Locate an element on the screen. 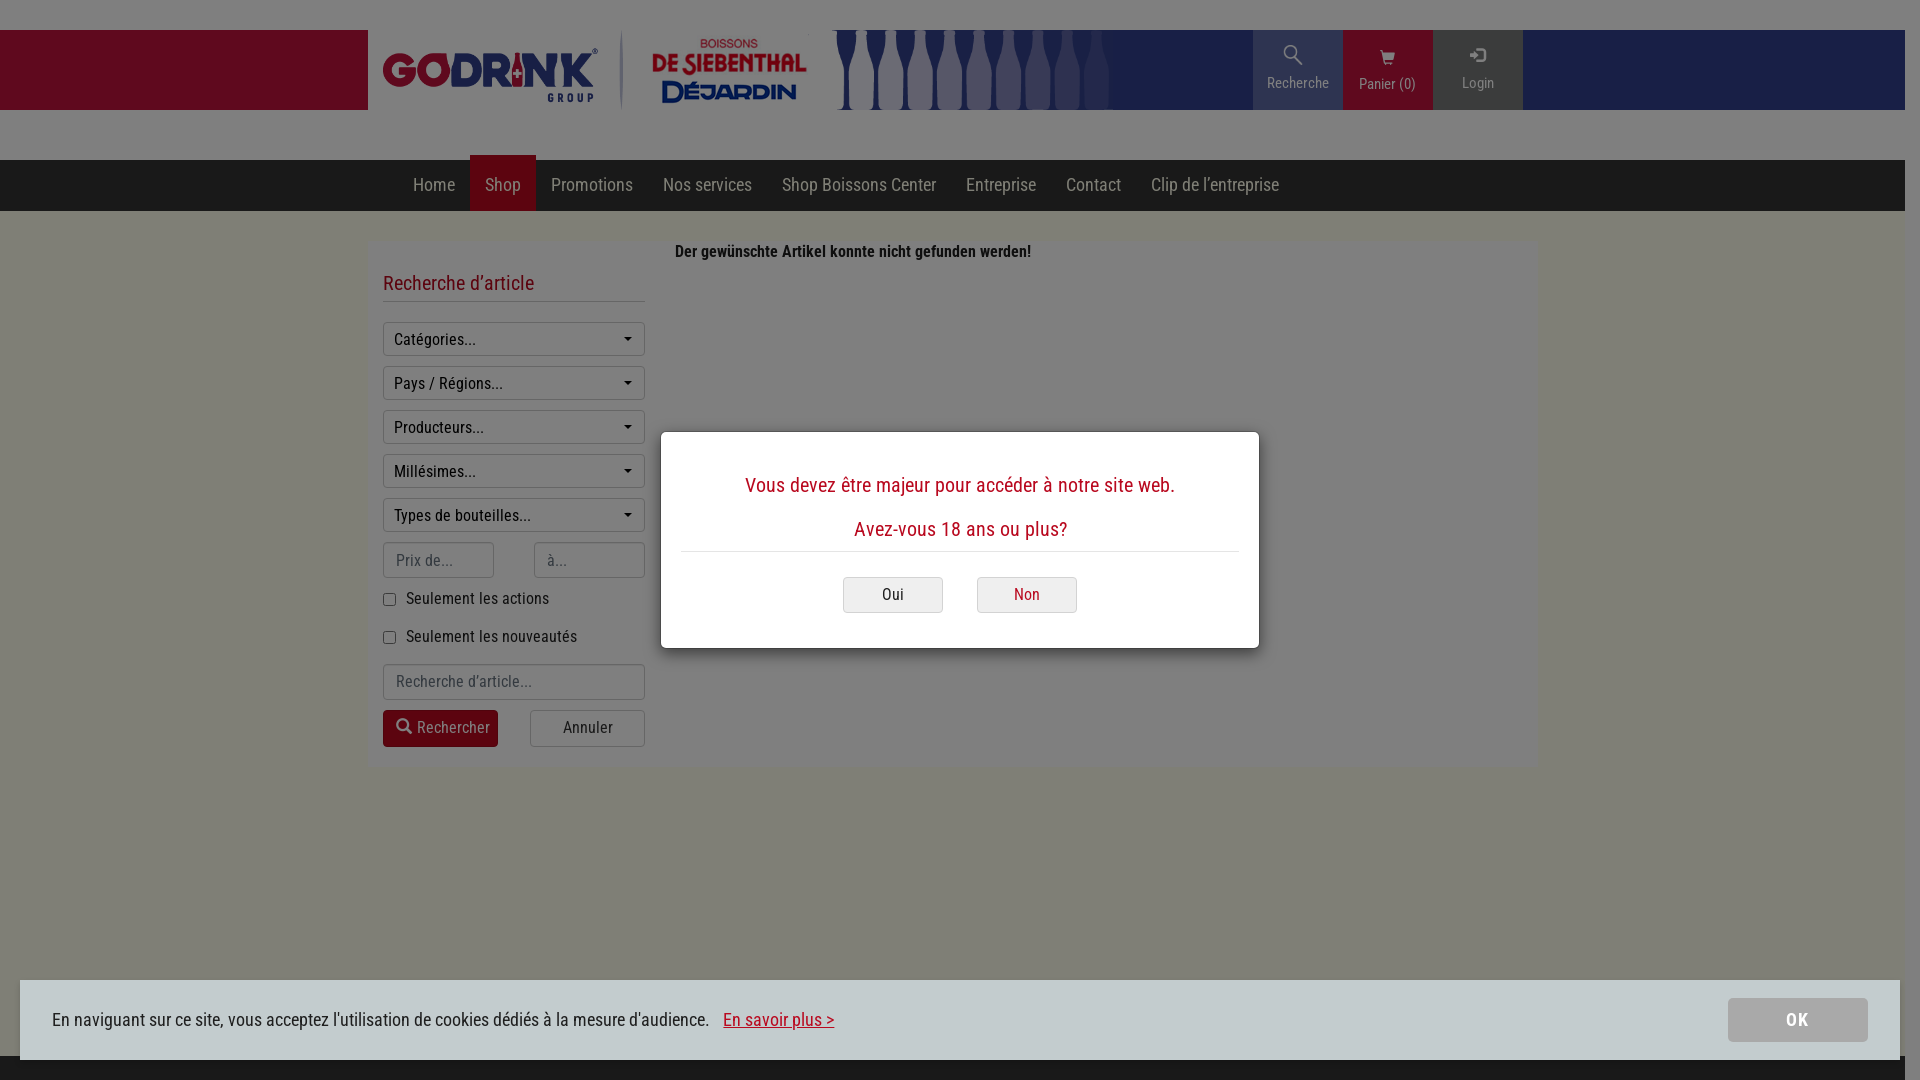 This screenshot has width=1920, height=1080. 'Promotions' is located at coordinates (590, 185).